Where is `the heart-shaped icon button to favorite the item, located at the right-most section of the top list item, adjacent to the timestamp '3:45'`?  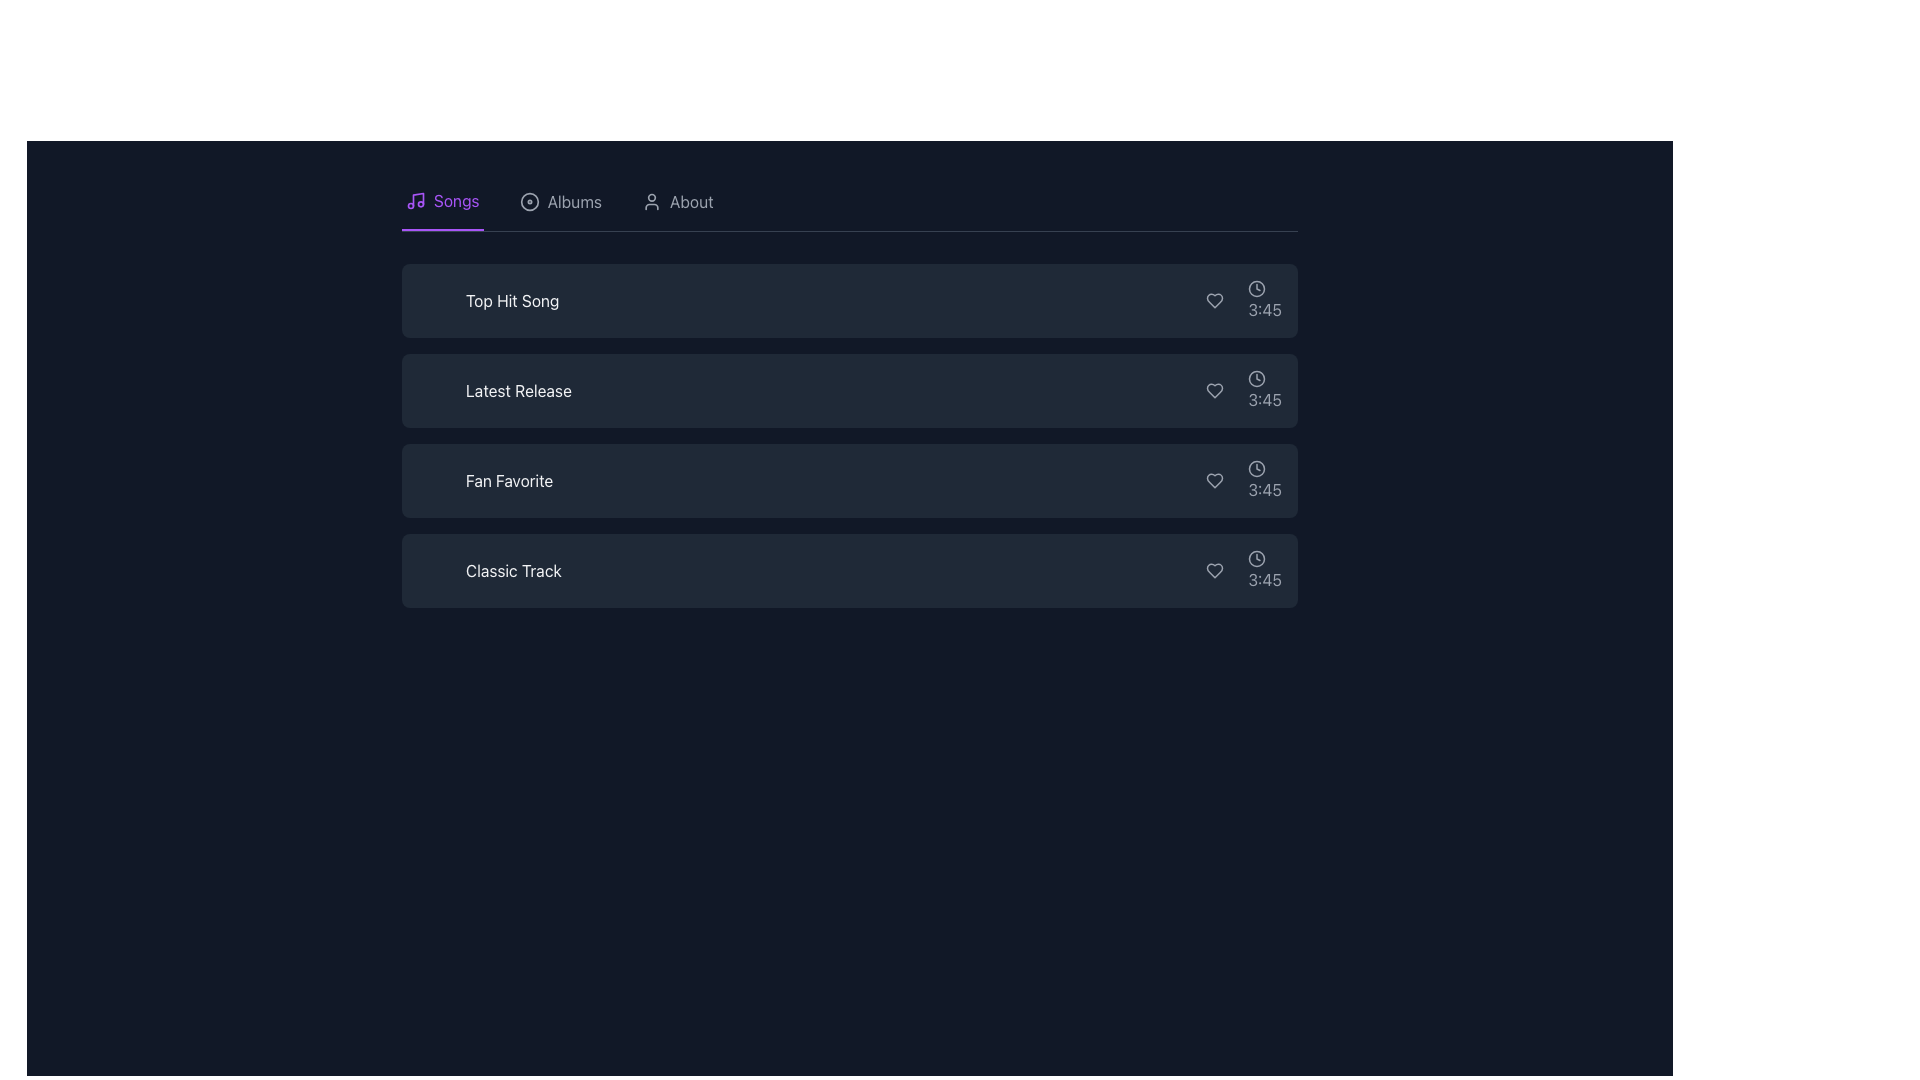
the heart-shaped icon button to favorite the item, located at the right-most section of the top list item, adjacent to the timestamp '3:45' is located at coordinates (1214, 300).